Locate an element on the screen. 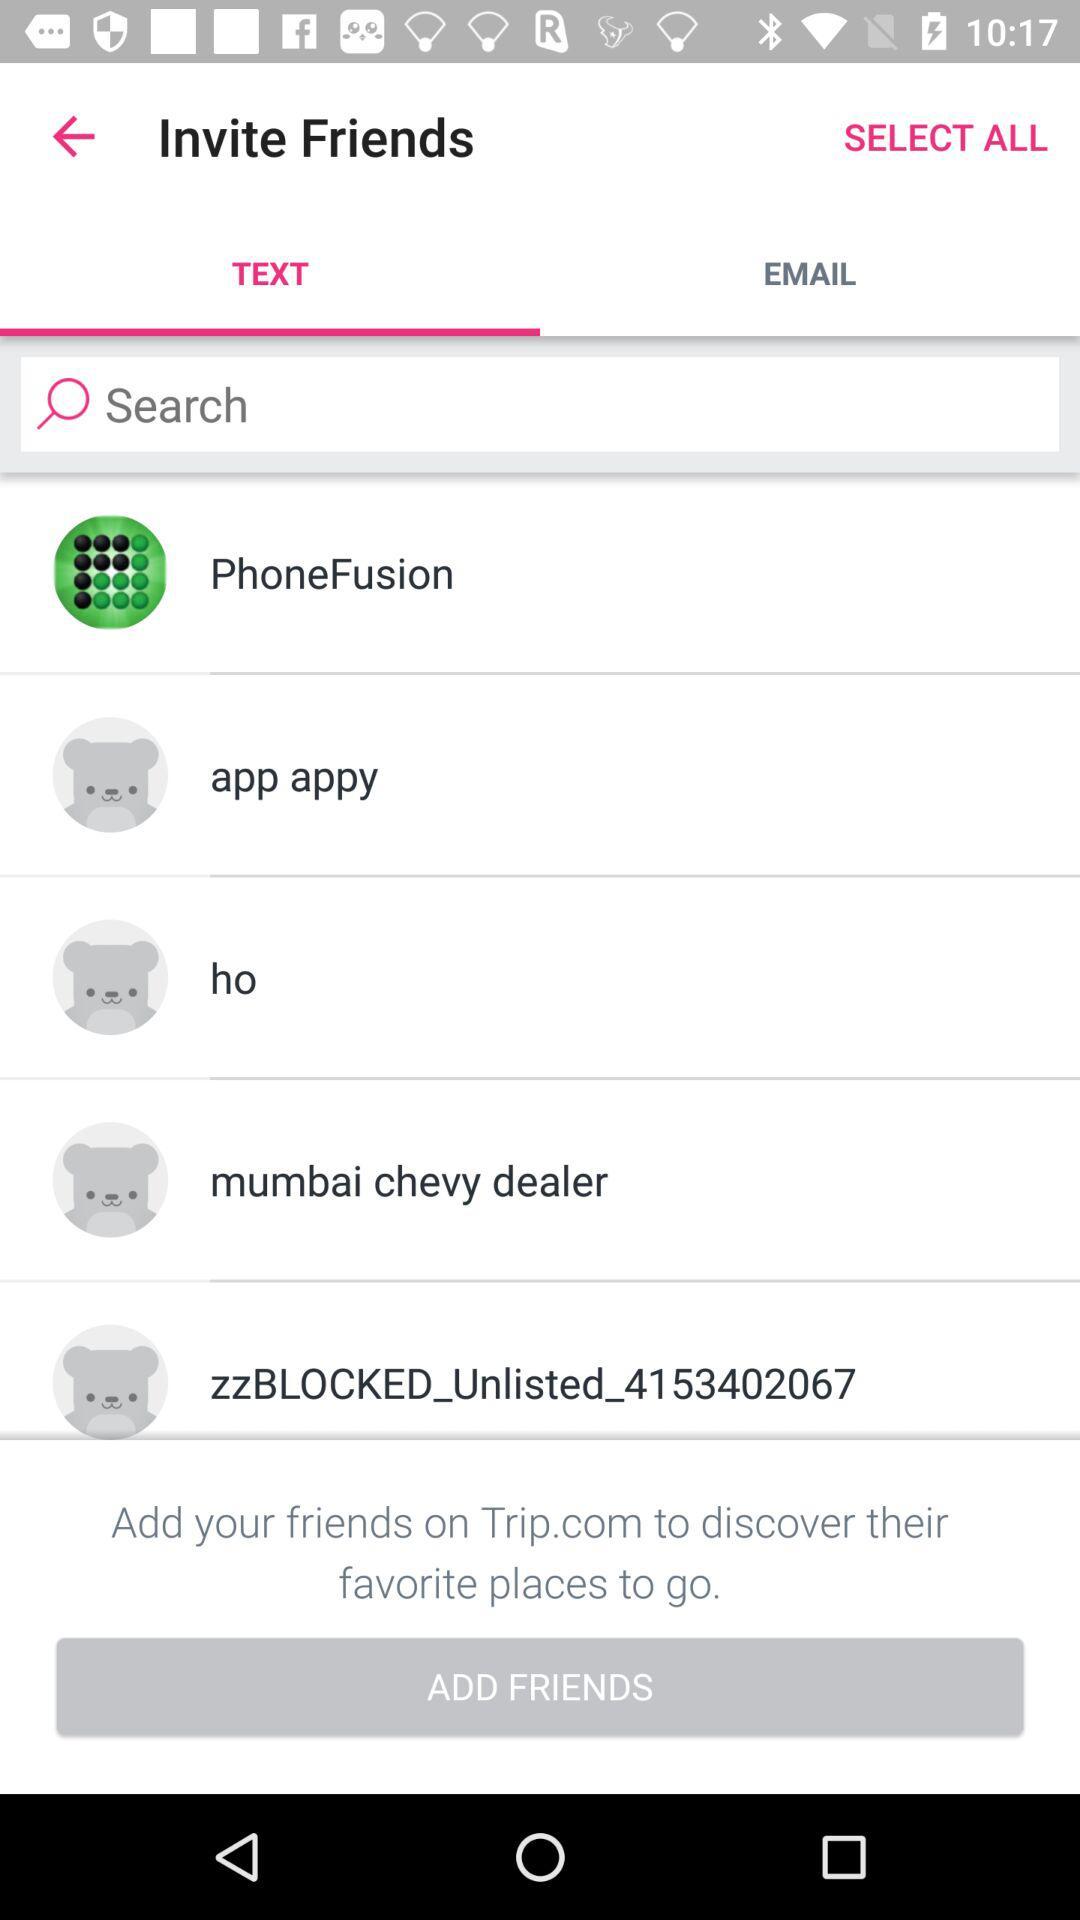 The height and width of the screenshot is (1920, 1080). search friends is located at coordinates (540, 403).